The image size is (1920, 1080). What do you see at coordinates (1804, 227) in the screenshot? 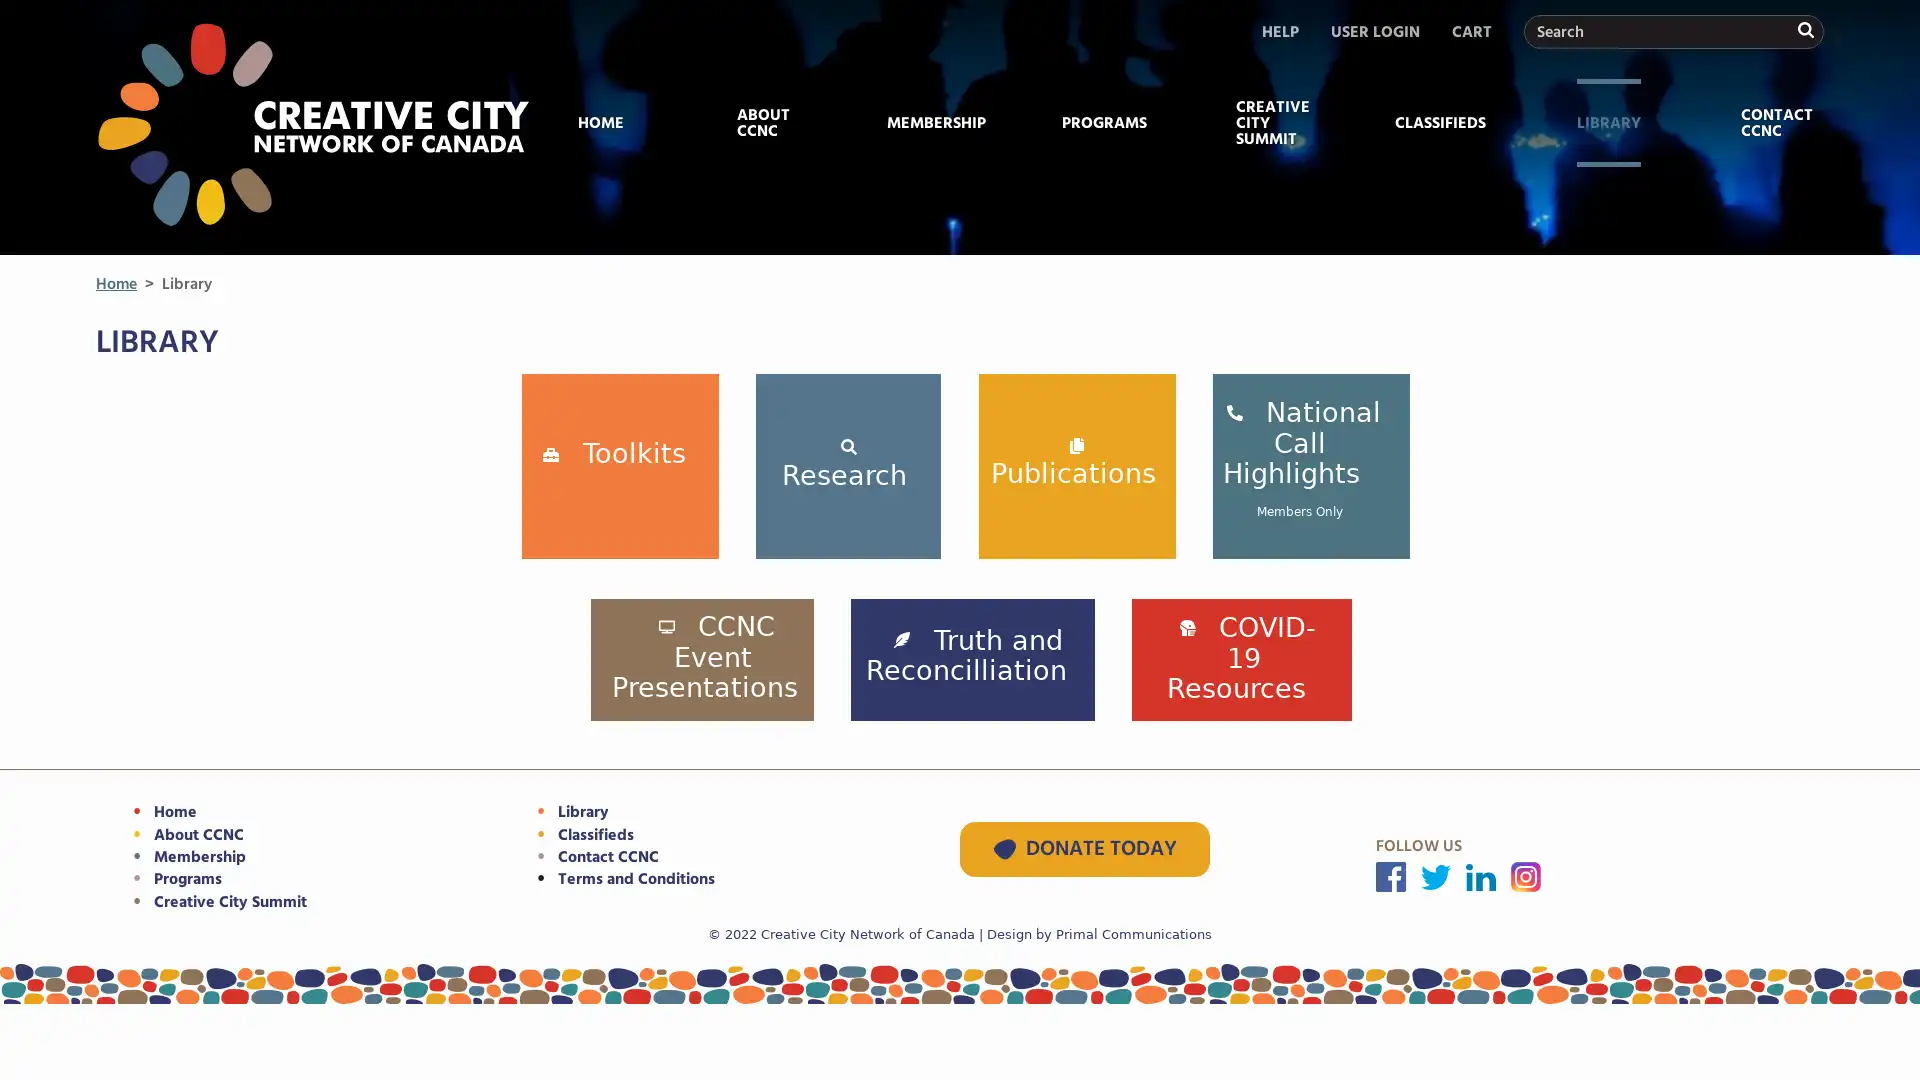
I see `Ignore` at bounding box center [1804, 227].